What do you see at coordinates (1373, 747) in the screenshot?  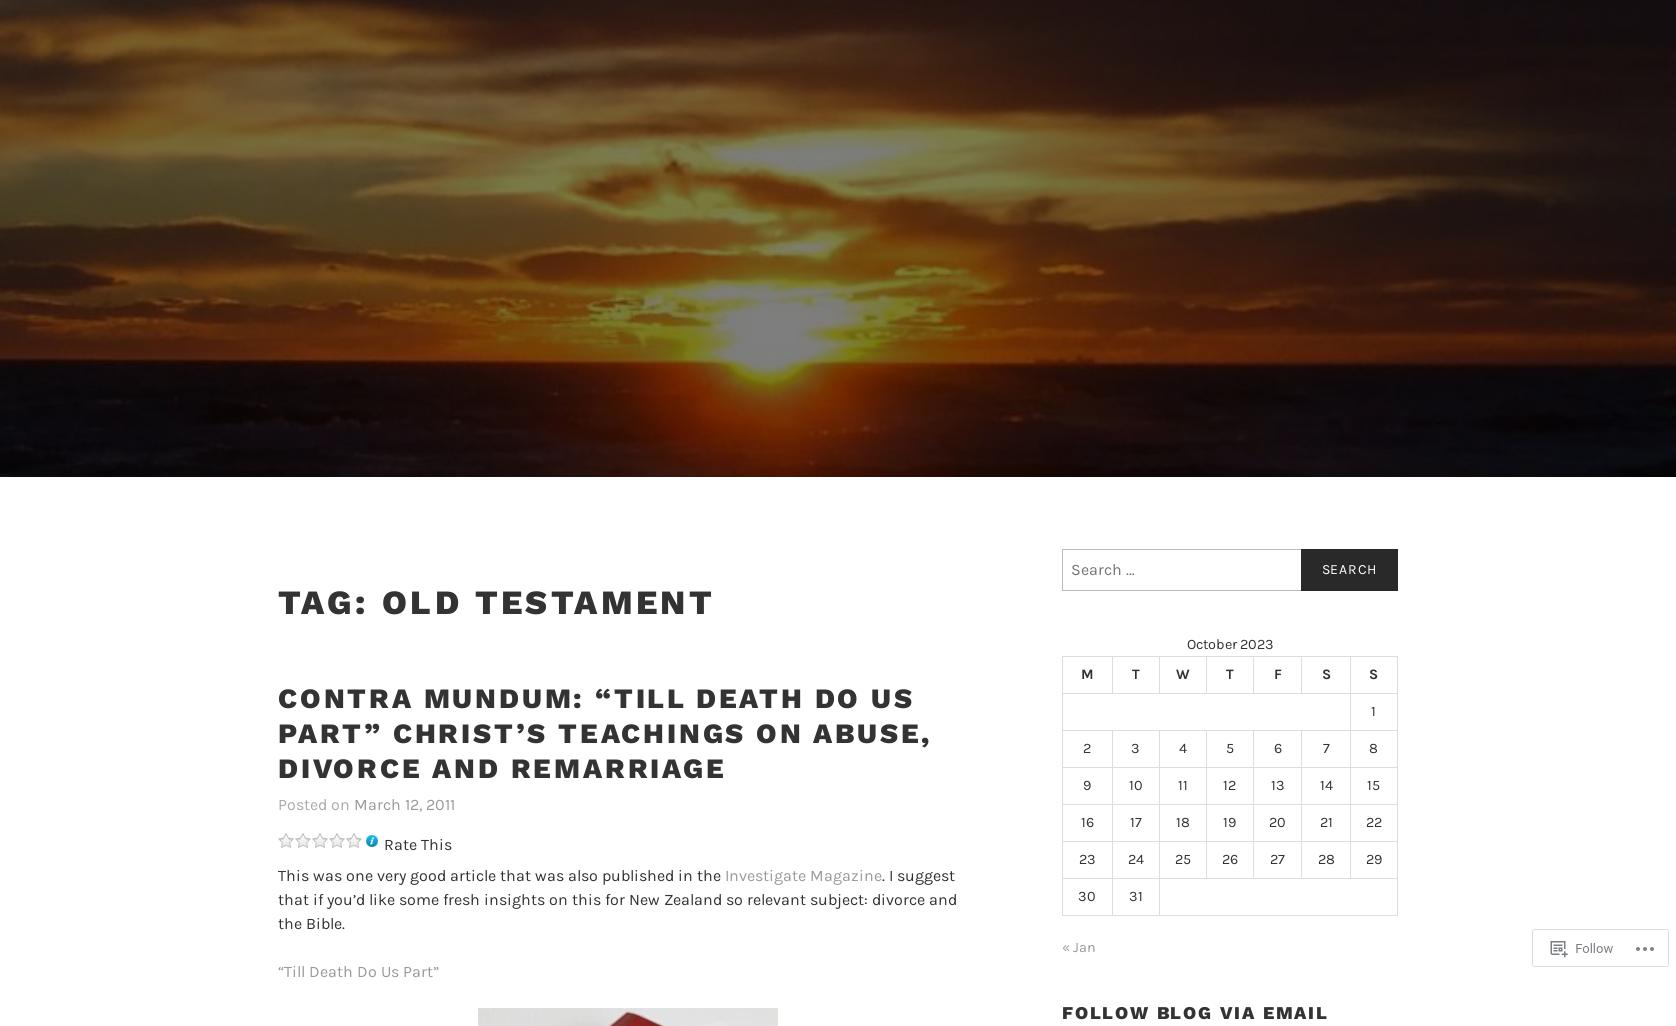 I see `'8'` at bounding box center [1373, 747].